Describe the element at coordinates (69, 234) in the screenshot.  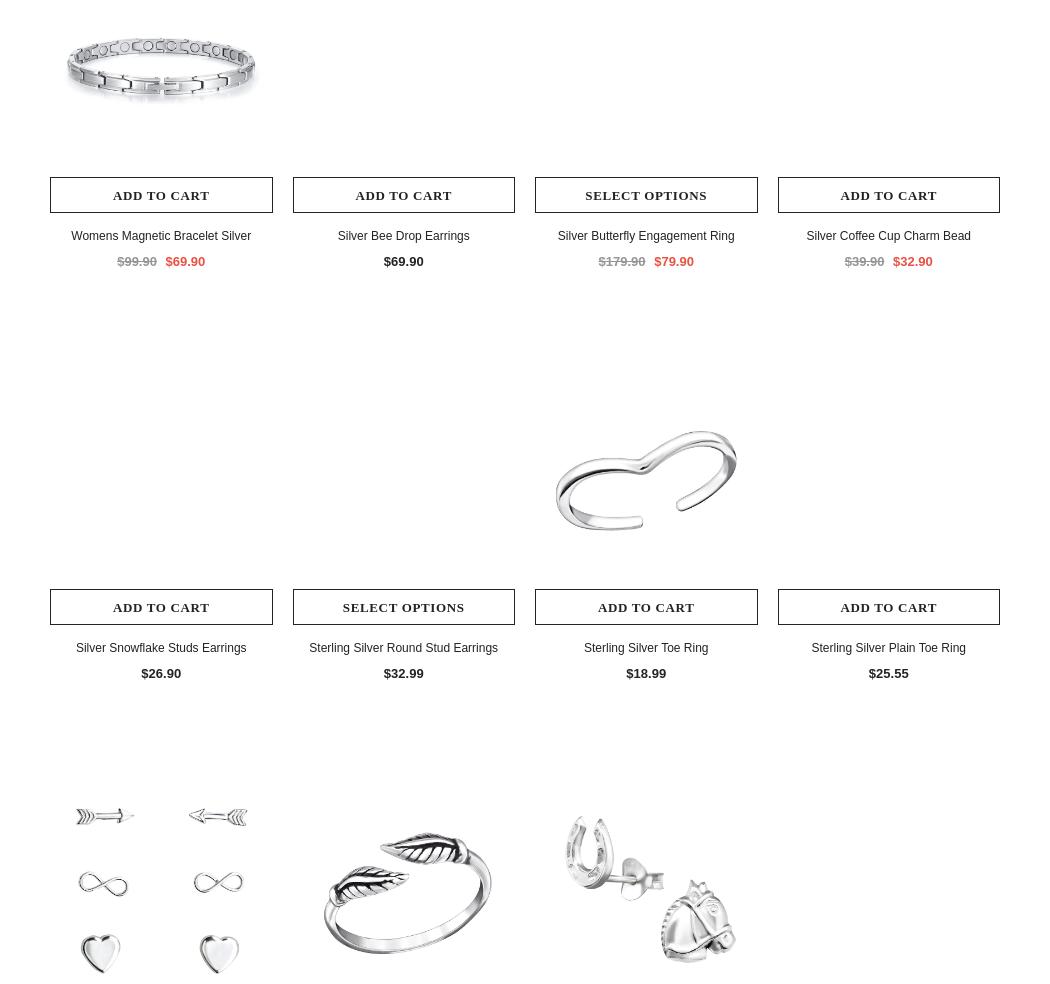
I see `'Womens Magnetic Bracelet Silver'` at that location.